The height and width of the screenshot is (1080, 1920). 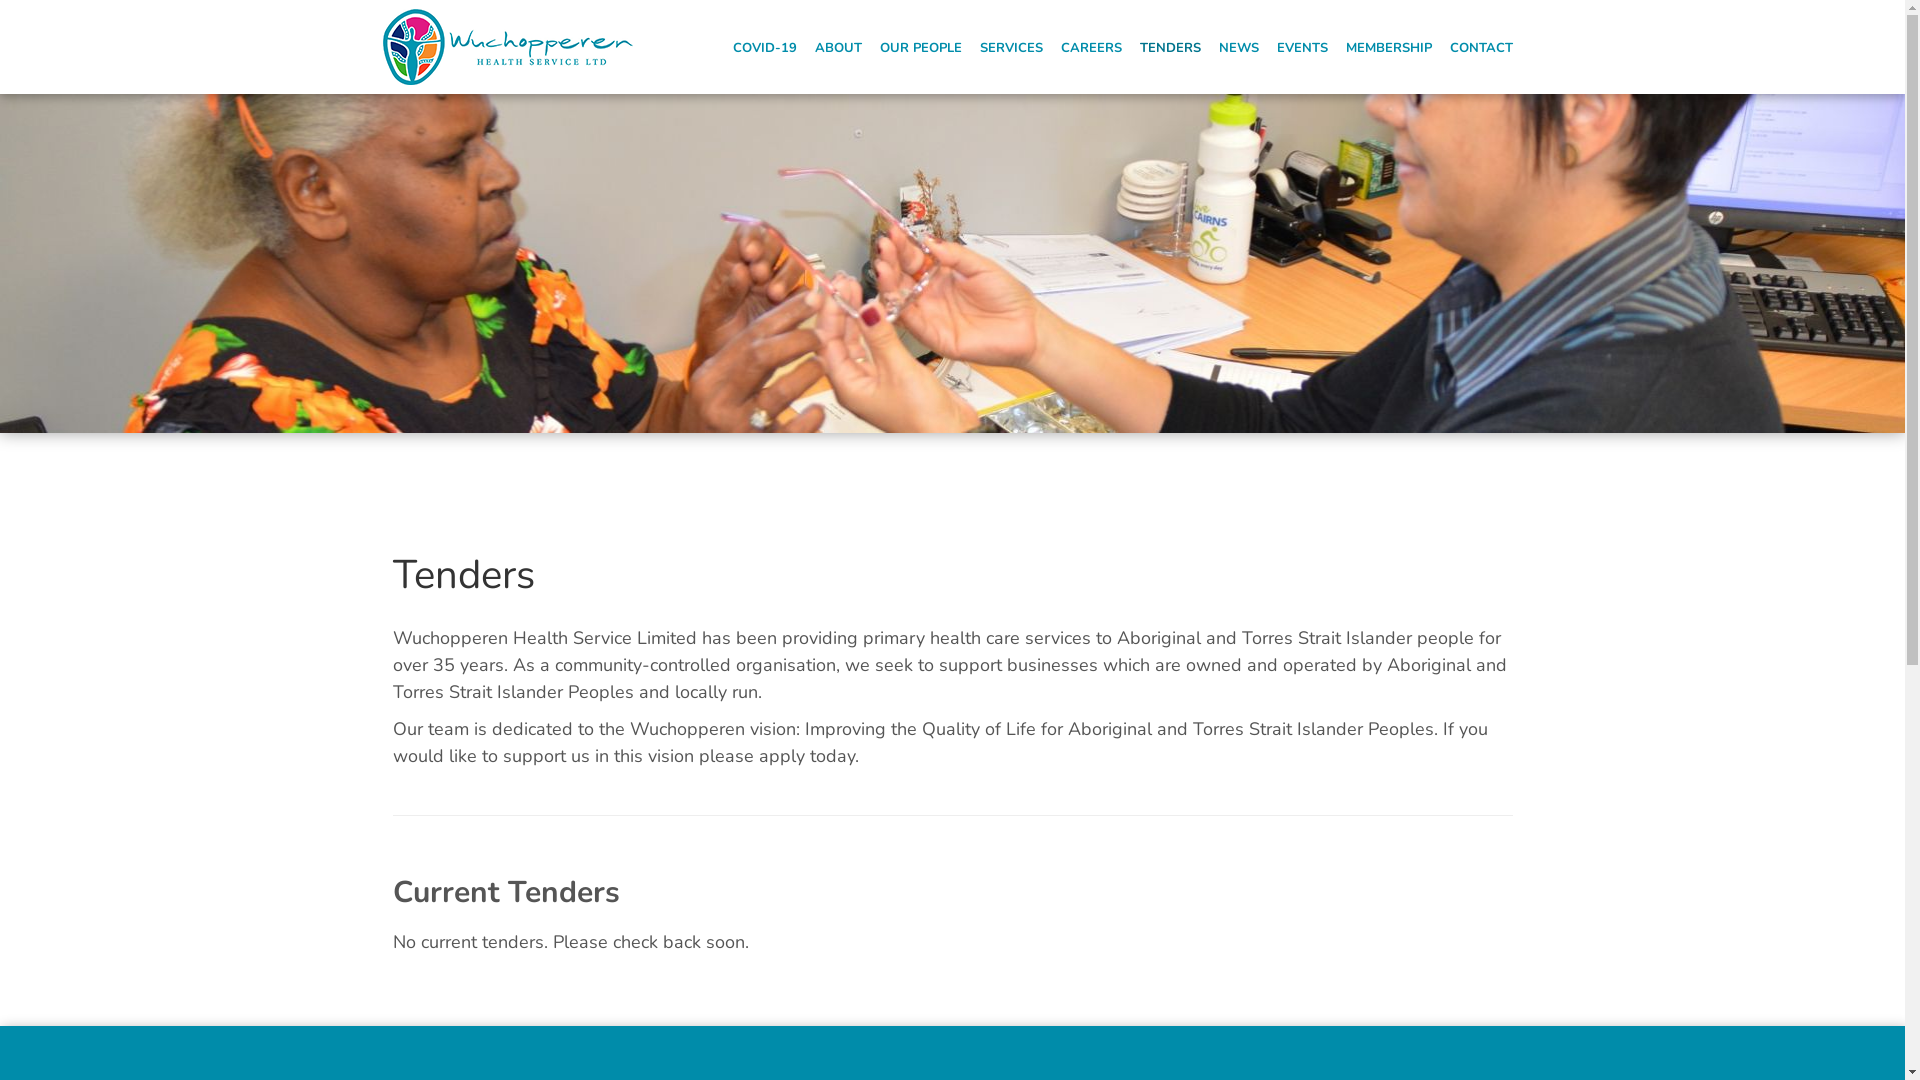 What do you see at coordinates (1054, 46) in the screenshot?
I see `'CAREERS'` at bounding box center [1054, 46].